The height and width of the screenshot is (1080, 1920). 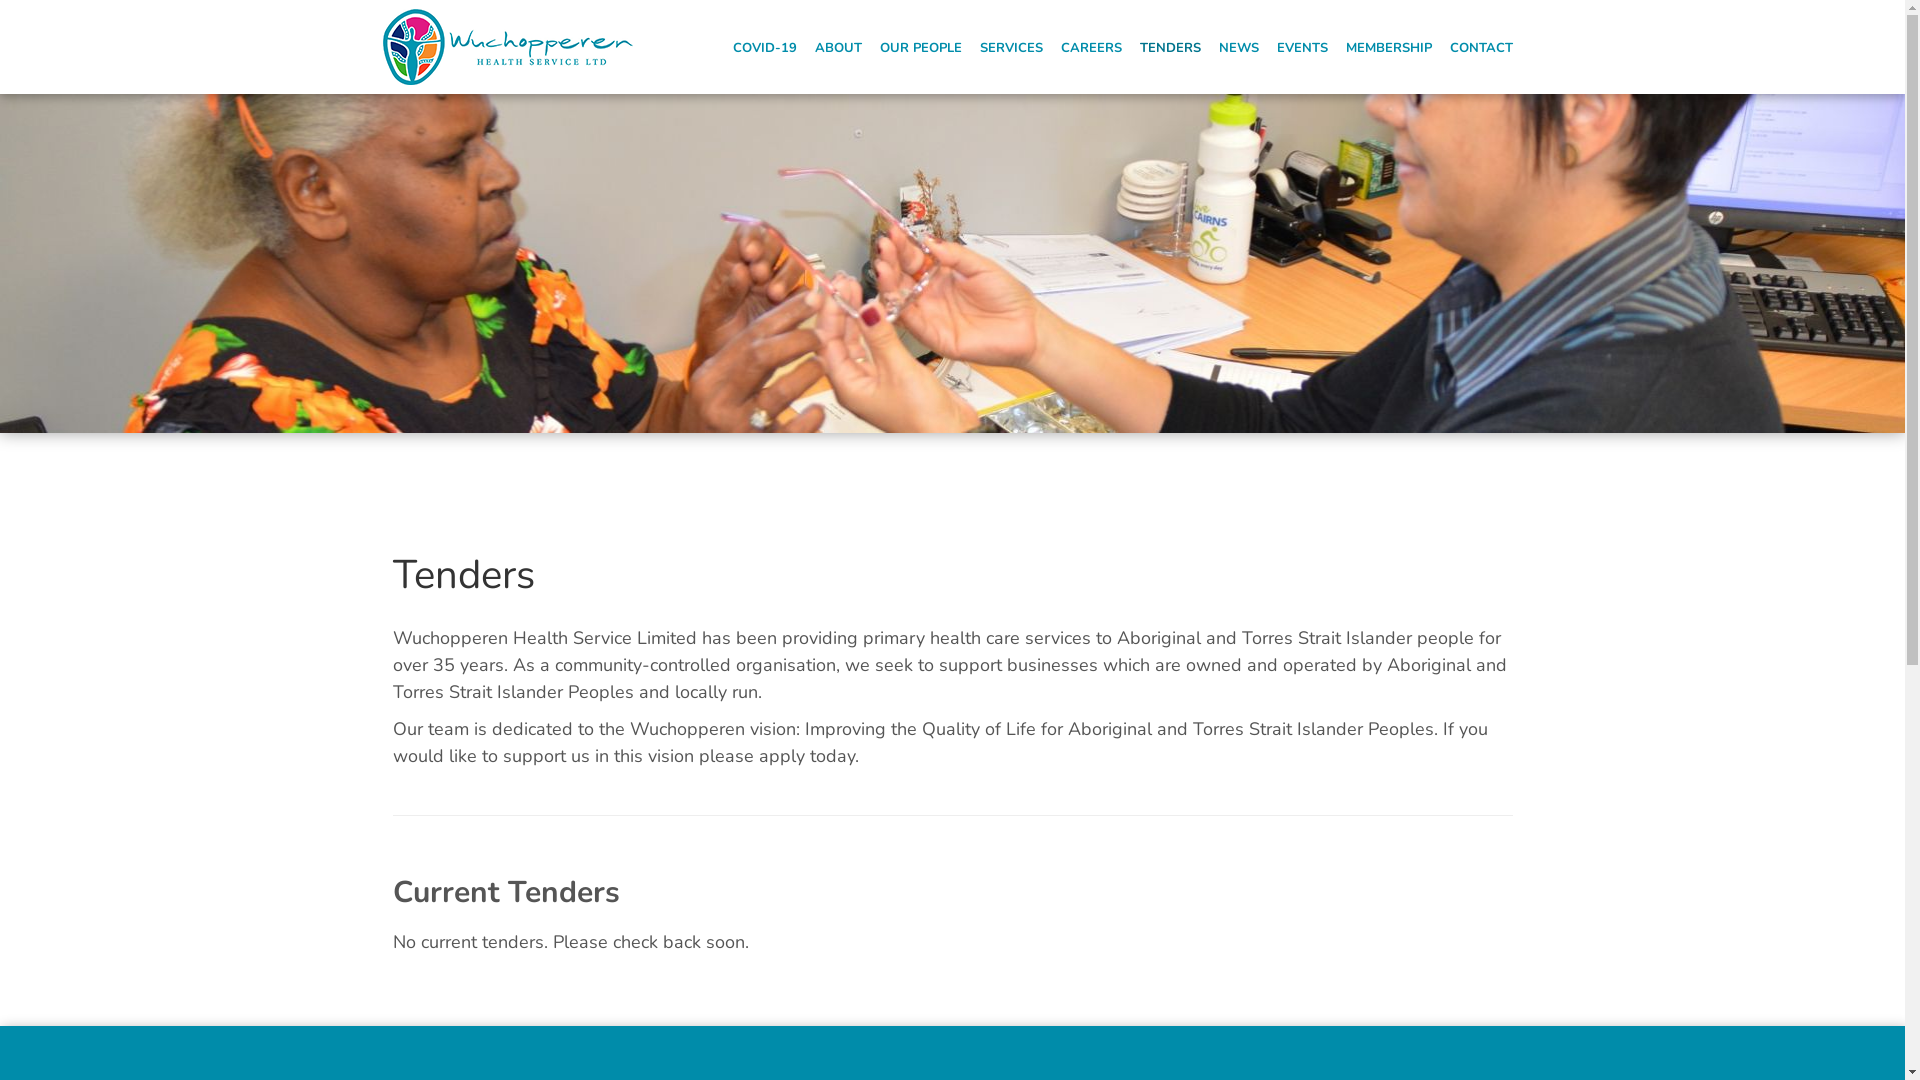 What do you see at coordinates (1054, 46) in the screenshot?
I see `'CAREERS'` at bounding box center [1054, 46].